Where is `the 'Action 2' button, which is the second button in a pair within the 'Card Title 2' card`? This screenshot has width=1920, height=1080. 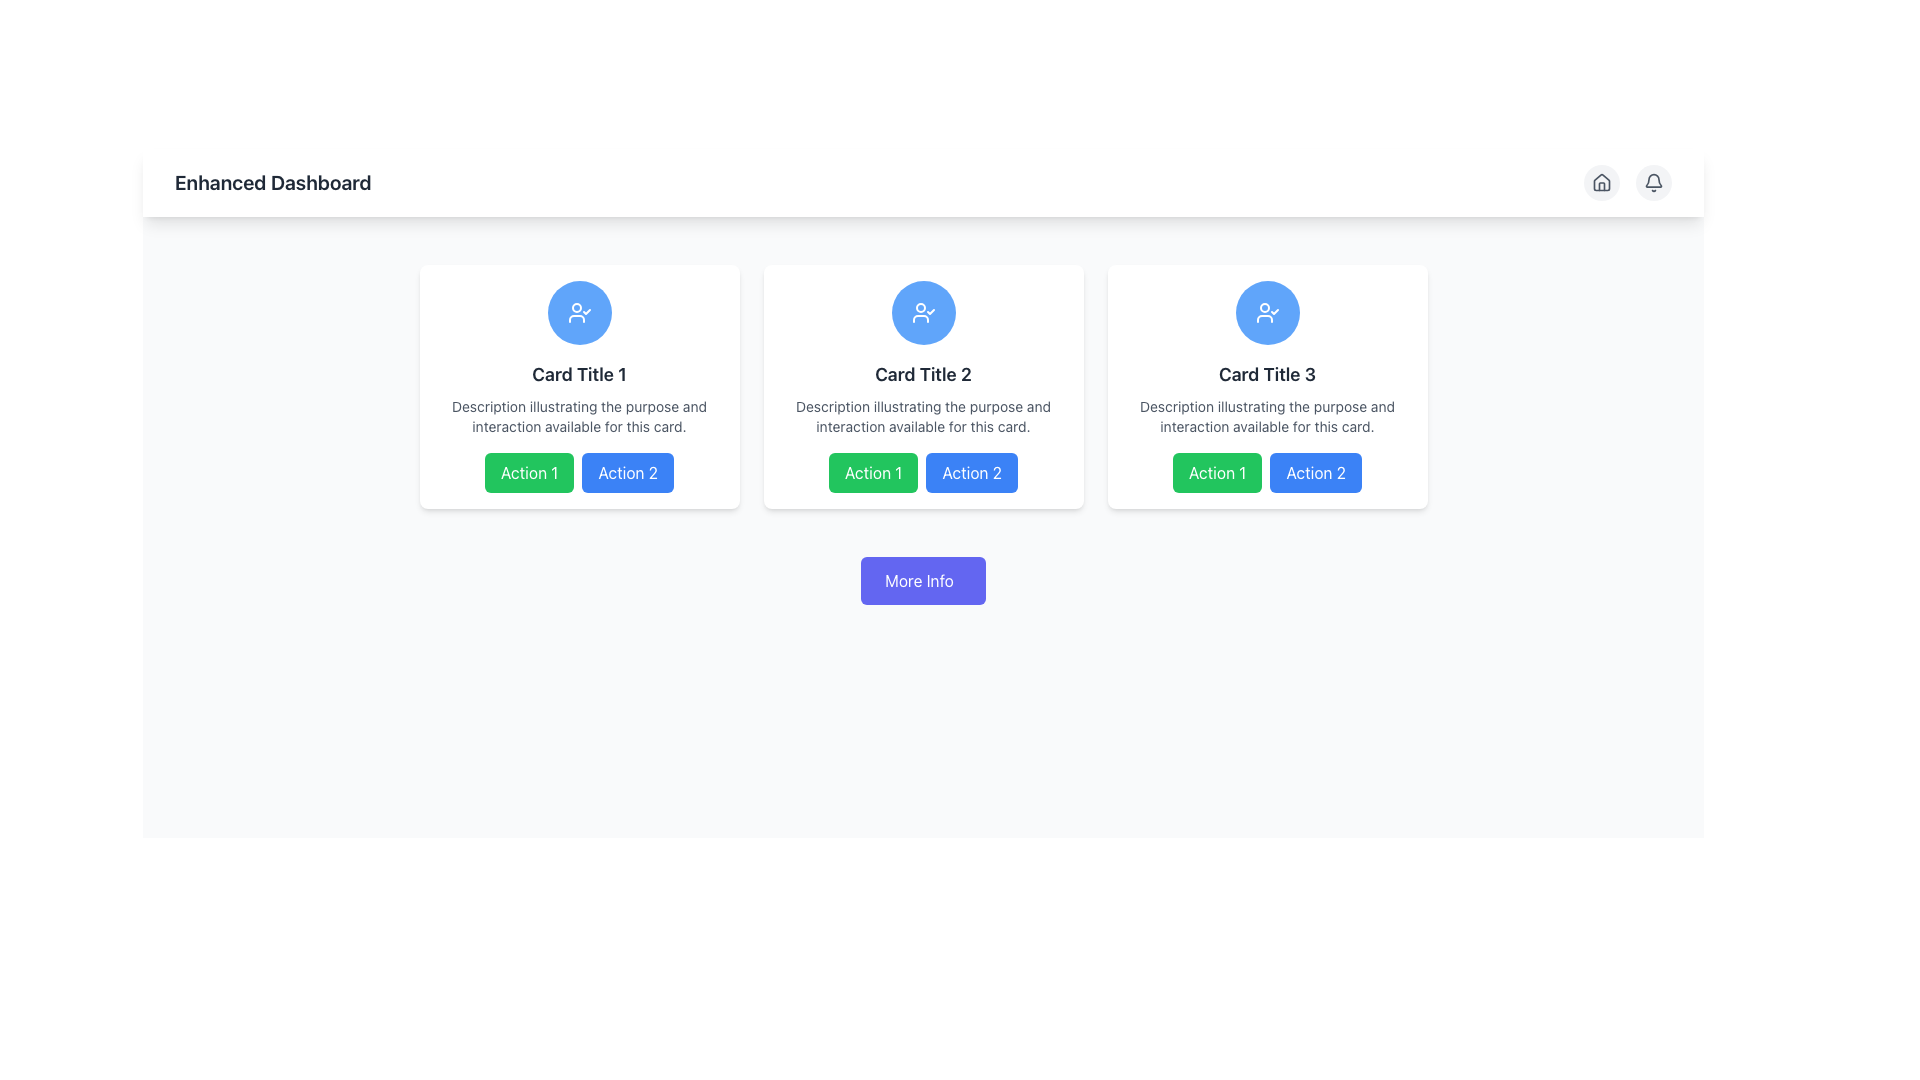
the 'Action 2' button, which is the second button in a pair within the 'Card Title 2' card is located at coordinates (971, 473).